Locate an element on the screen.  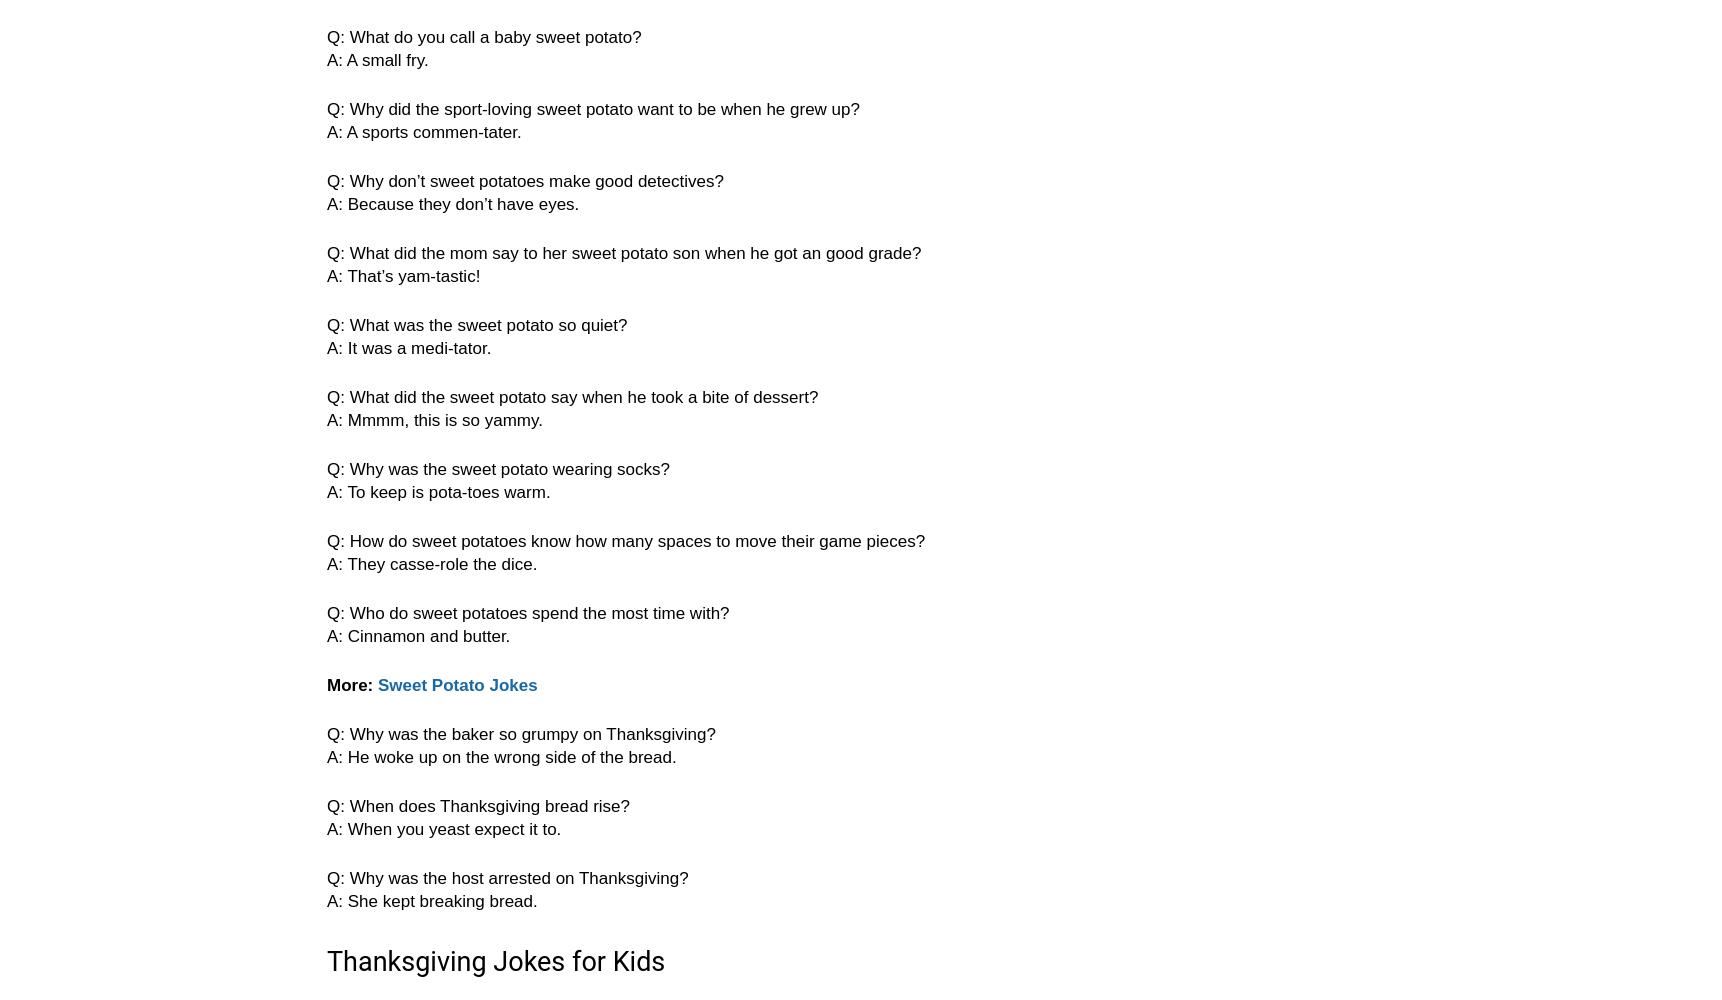
'A: Cinnamon and butter.' is located at coordinates (418, 636).